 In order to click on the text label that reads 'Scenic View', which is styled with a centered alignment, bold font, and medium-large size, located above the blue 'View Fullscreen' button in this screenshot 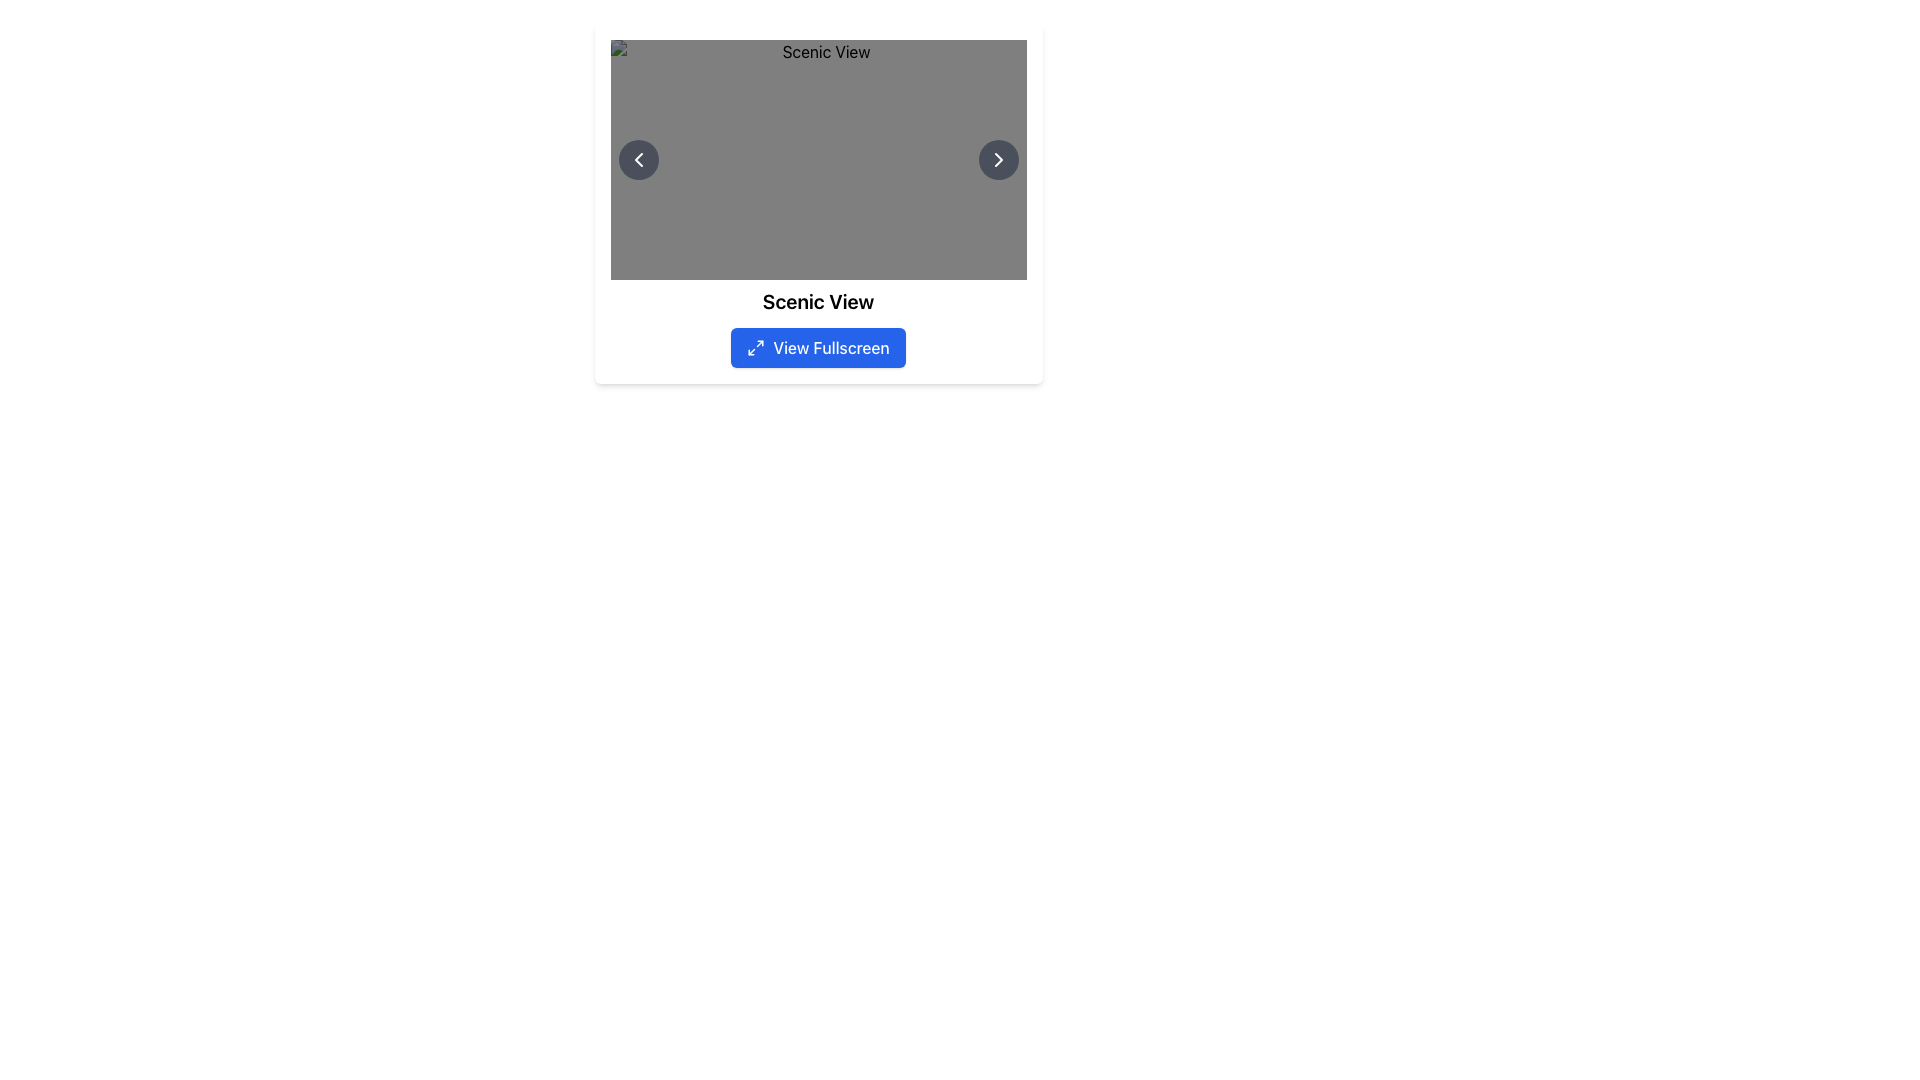, I will do `click(818, 301)`.